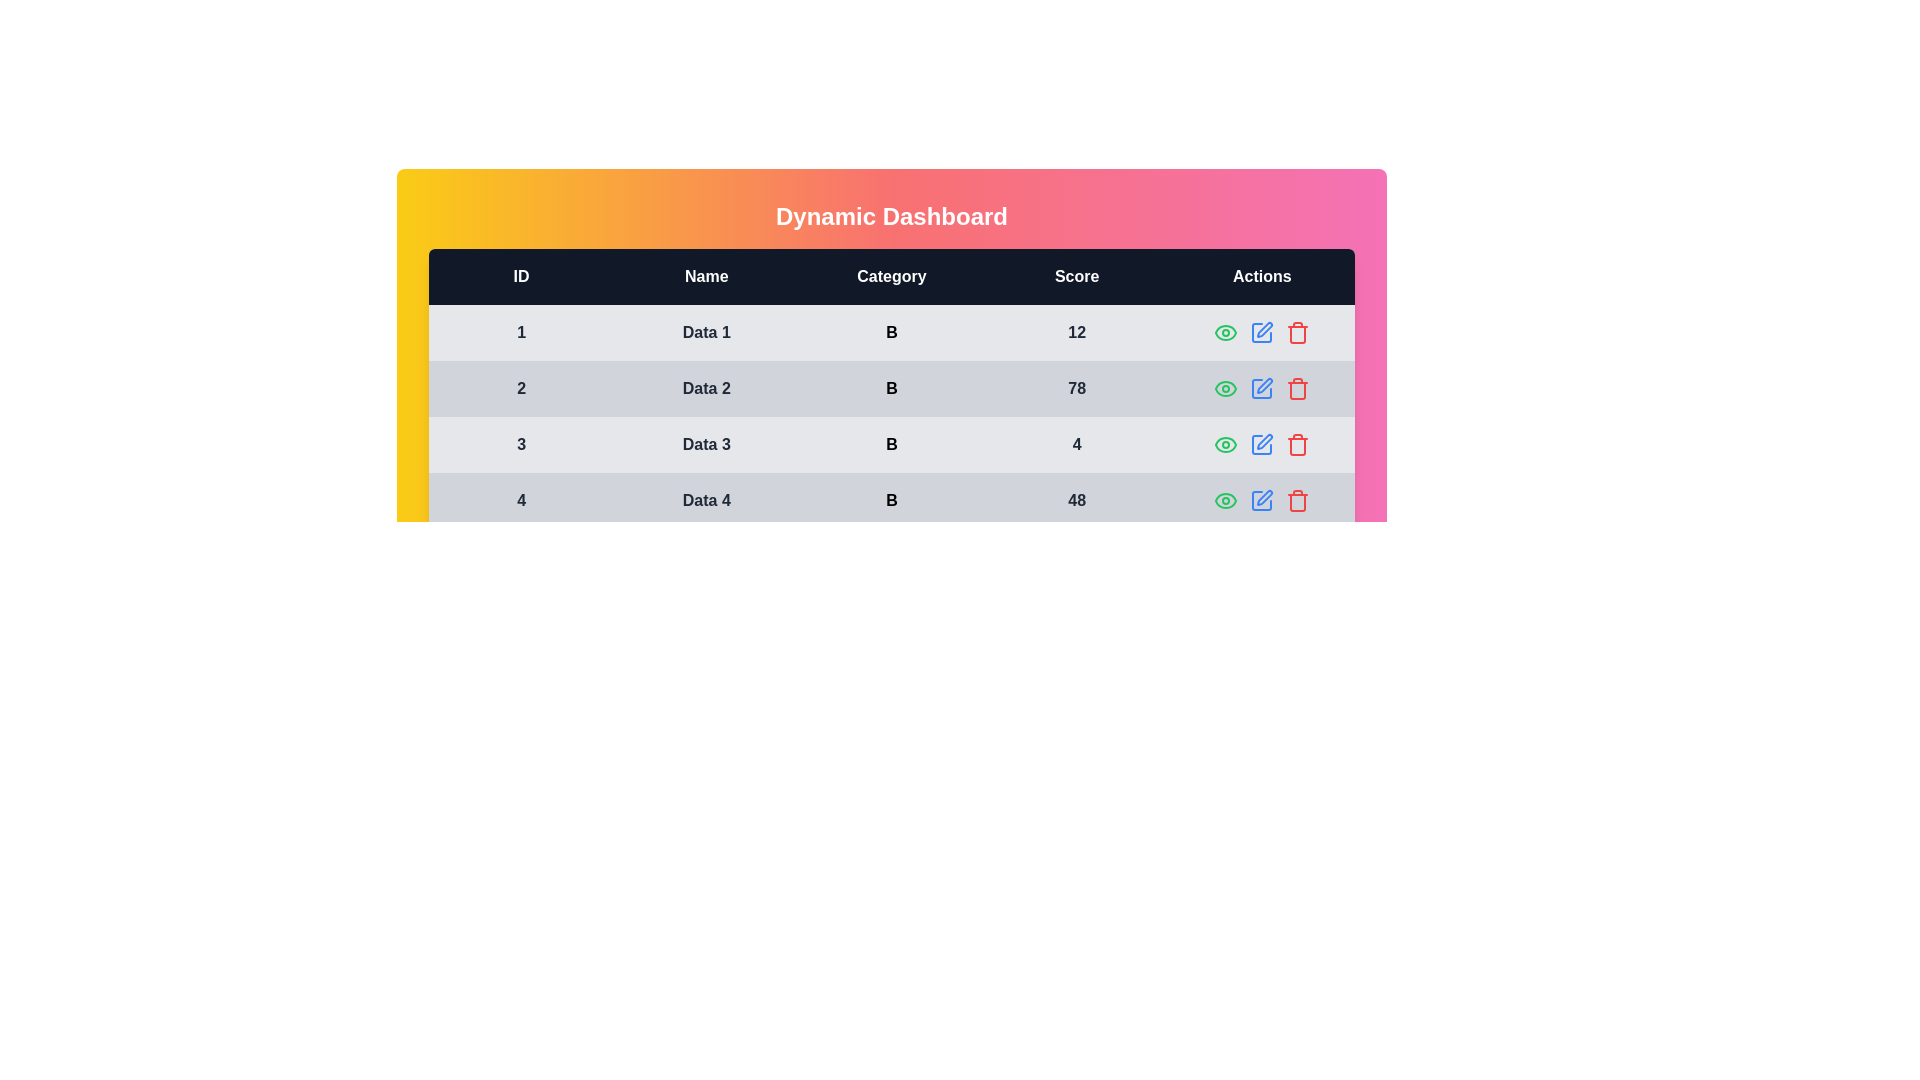 The image size is (1920, 1080). What do you see at coordinates (891, 331) in the screenshot?
I see `the row corresponding to 1` at bounding box center [891, 331].